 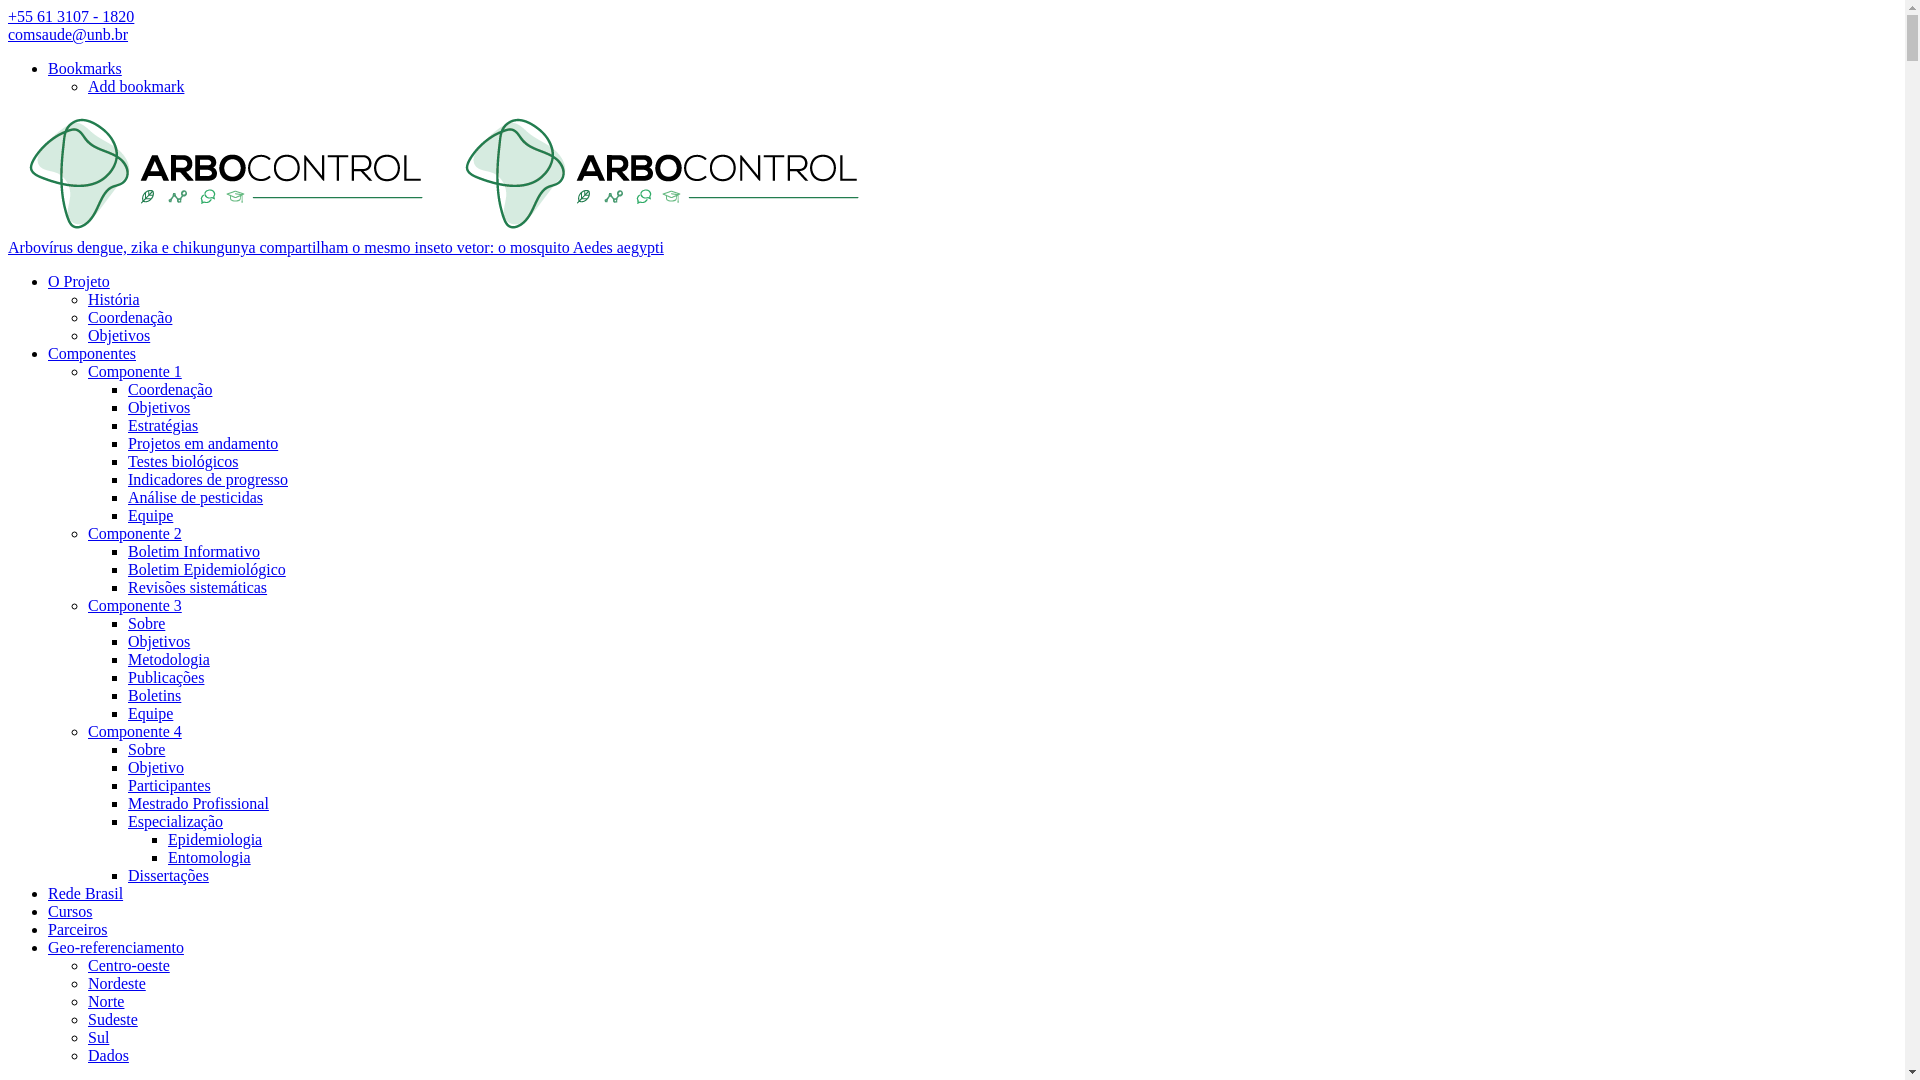 What do you see at coordinates (84, 67) in the screenshot?
I see `'Bookmarks'` at bounding box center [84, 67].